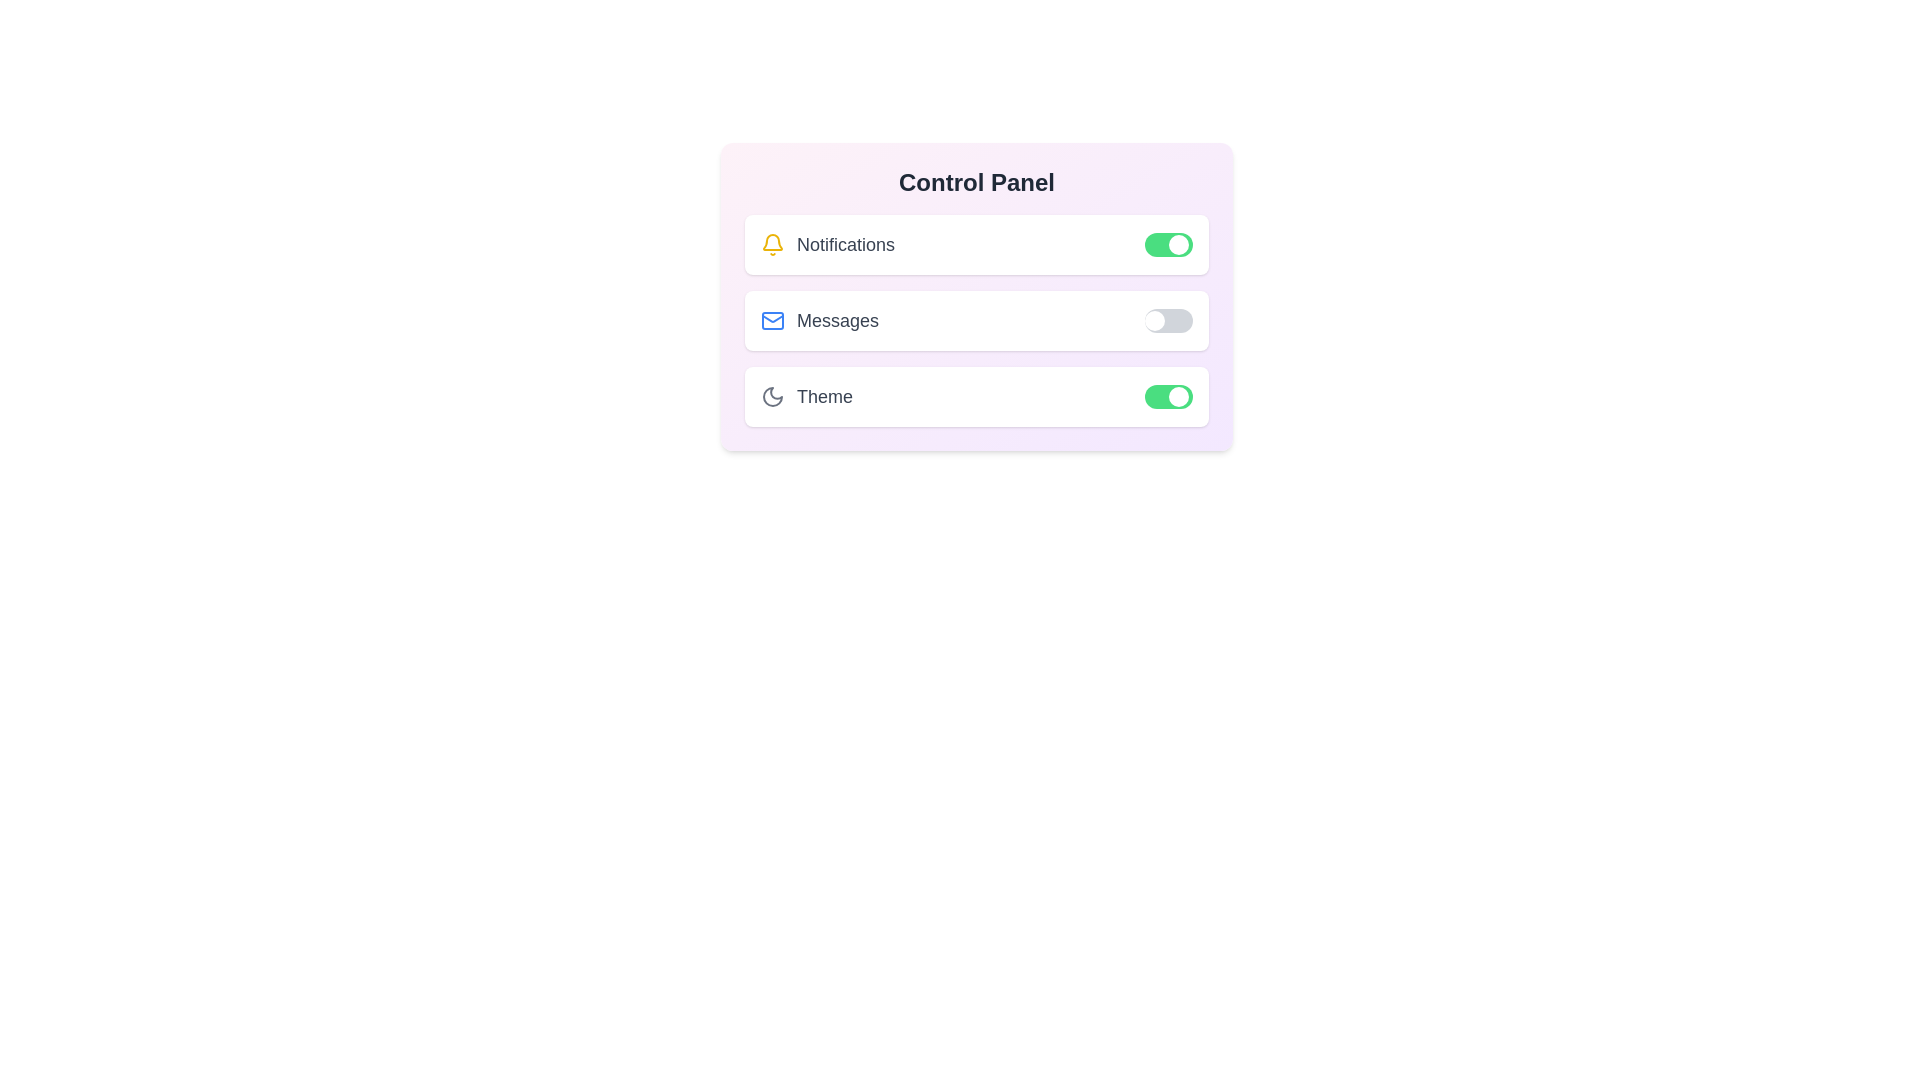  Describe the element at coordinates (1155, 319) in the screenshot. I see `the toggle switch handle located on the left side of the 'Messages' label in the second row of the interface, which represents its inactive state` at that location.